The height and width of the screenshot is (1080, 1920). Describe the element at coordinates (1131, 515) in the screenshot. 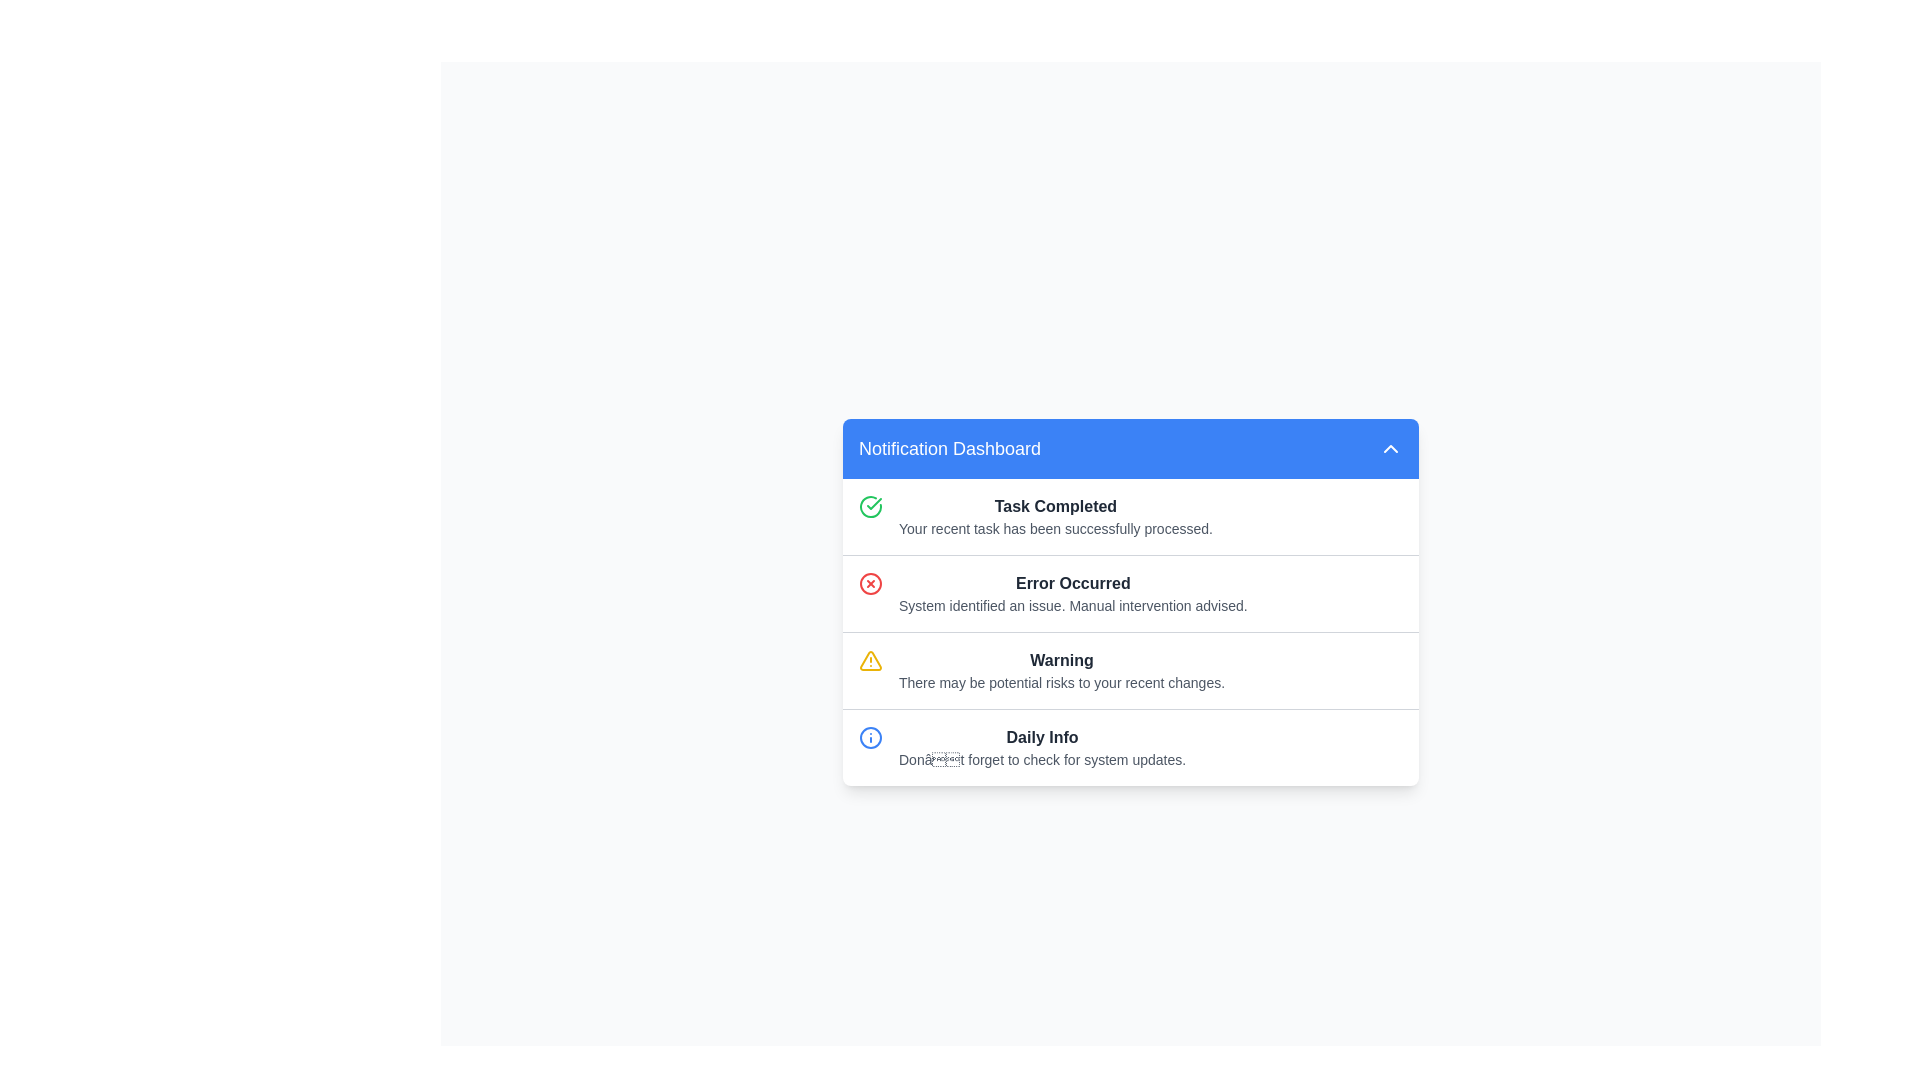

I see `text of the notification banner indicating 'Task Completed' and 'Your recent task has been successfully processed.'` at that location.